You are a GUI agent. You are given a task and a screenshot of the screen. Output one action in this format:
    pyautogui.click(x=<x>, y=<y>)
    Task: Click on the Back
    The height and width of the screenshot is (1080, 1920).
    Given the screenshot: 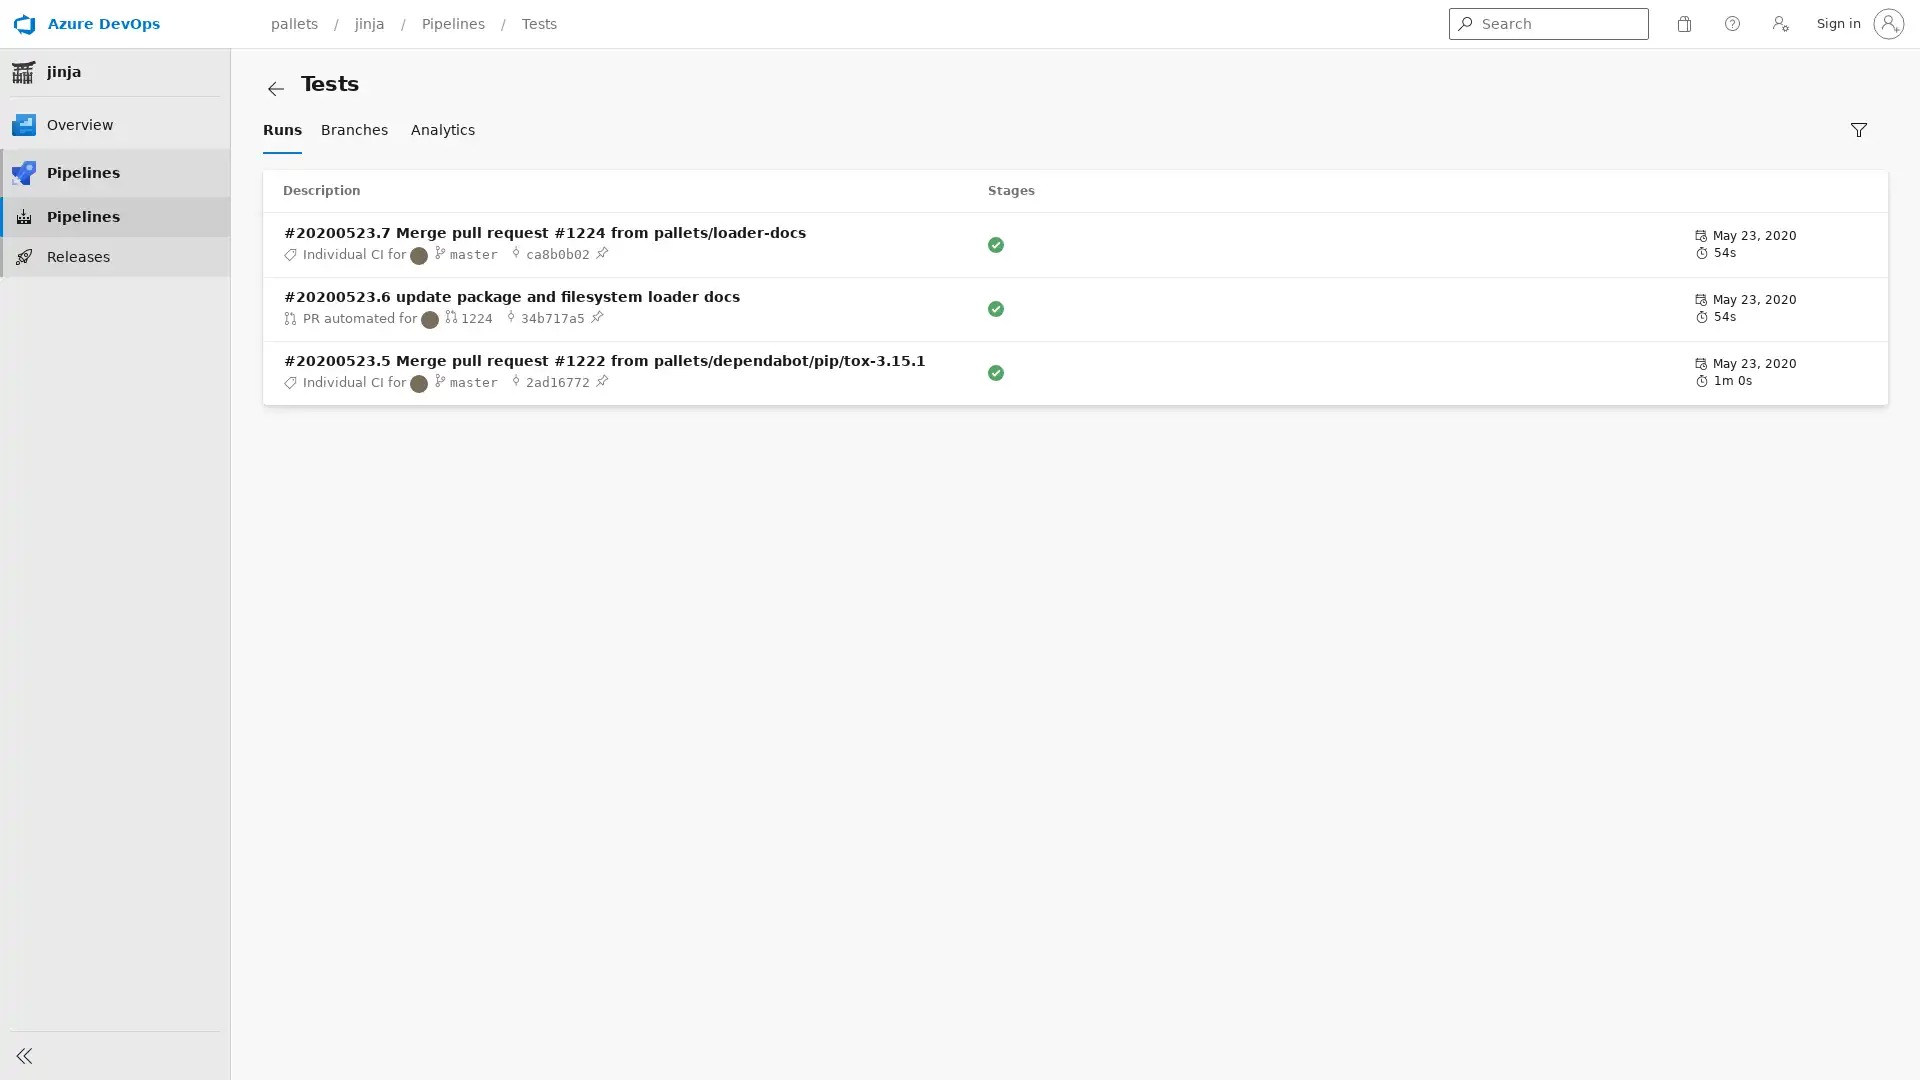 What is the action you would take?
    pyautogui.click(x=304, y=87)
    